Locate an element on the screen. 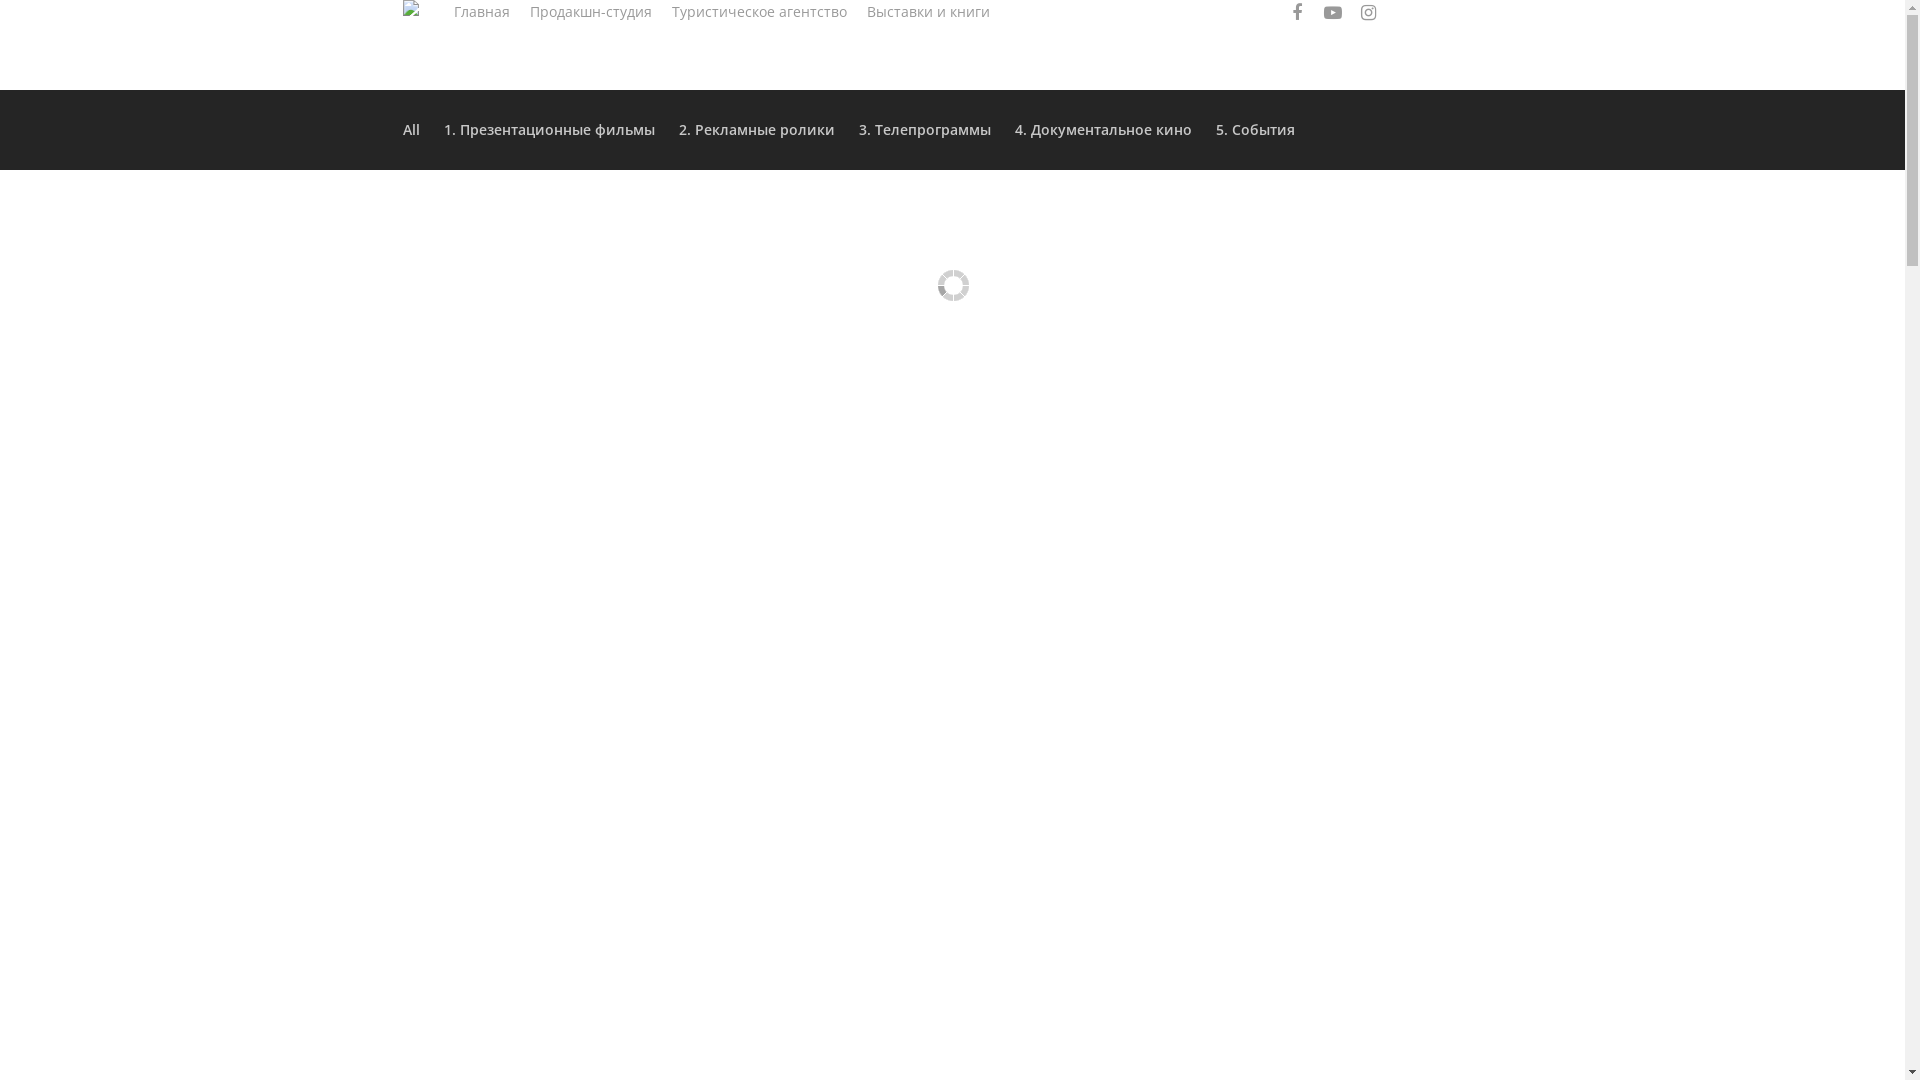  'All' is located at coordinates (401, 130).